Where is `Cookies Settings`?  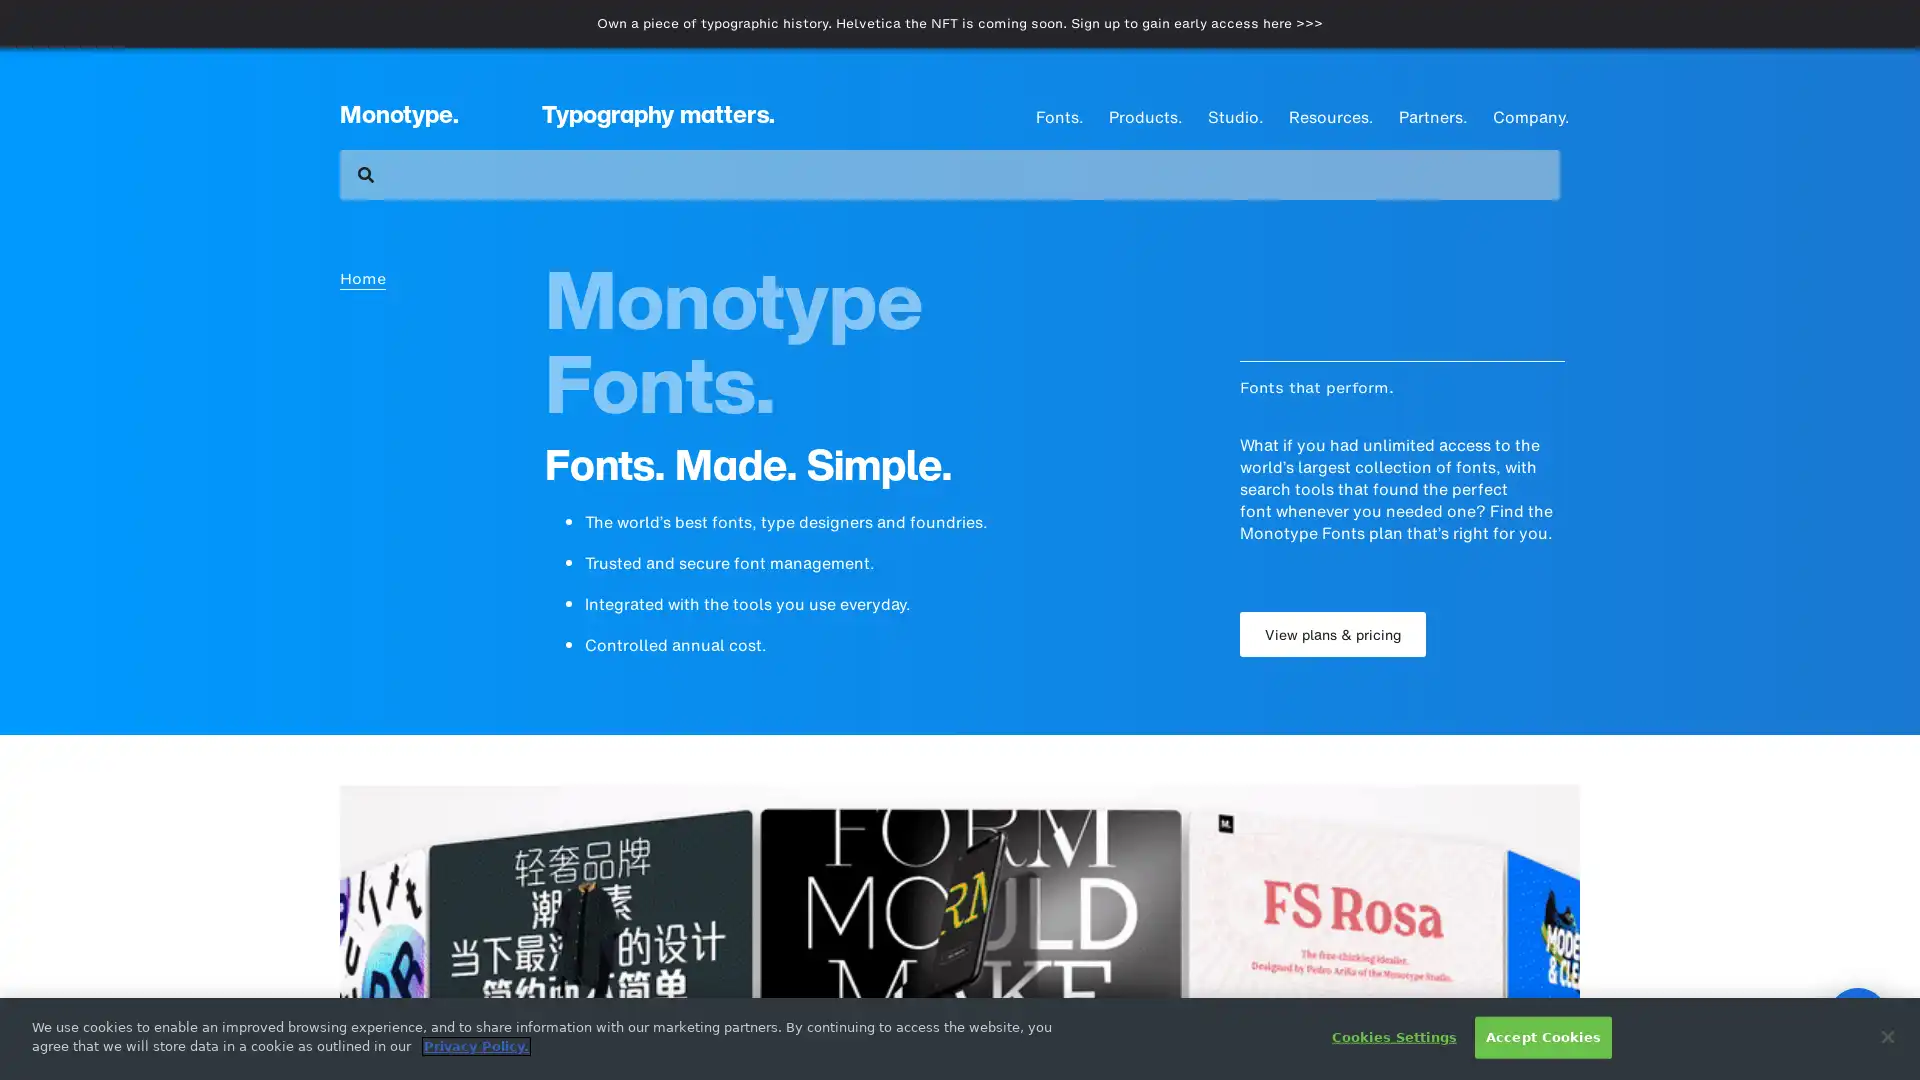
Cookies Settings is located at coordinates (1392, 1036).